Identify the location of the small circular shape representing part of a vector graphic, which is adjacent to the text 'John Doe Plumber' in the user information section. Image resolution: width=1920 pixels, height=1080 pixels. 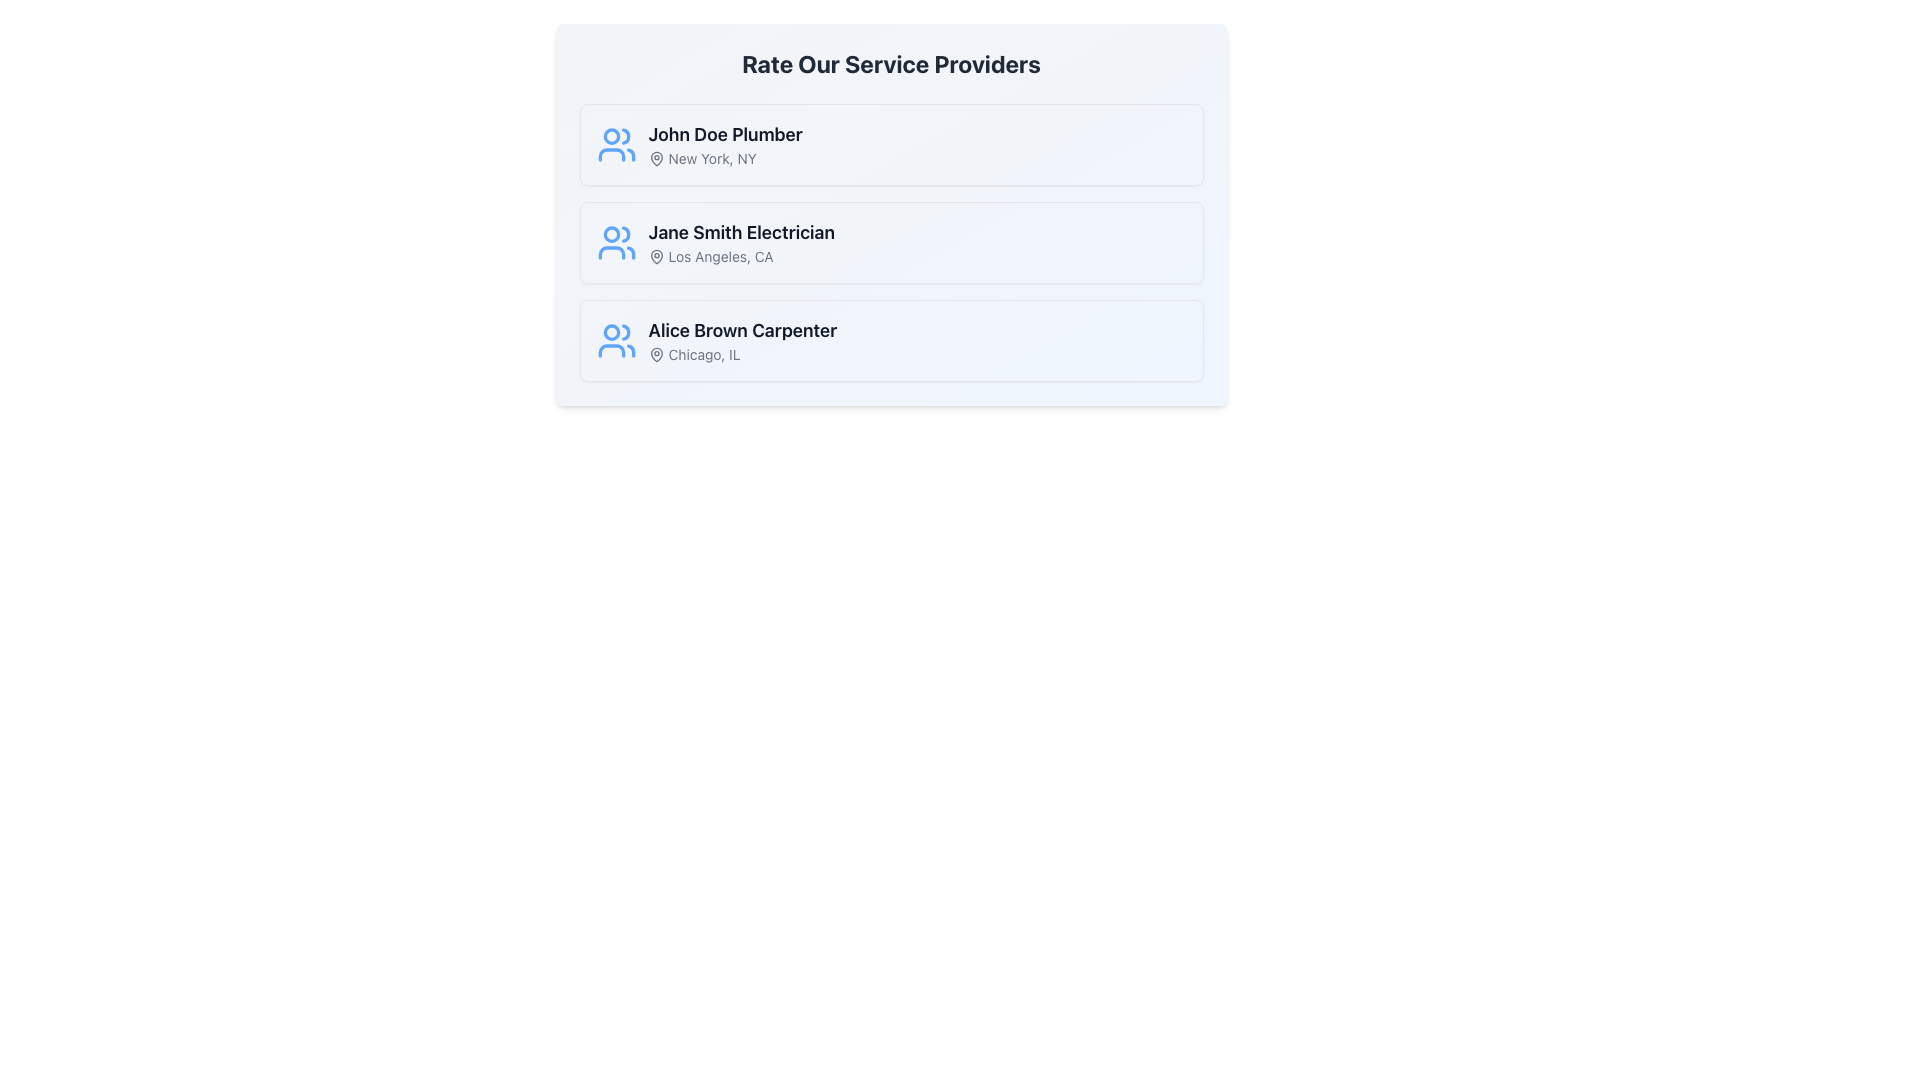
(610, 135).